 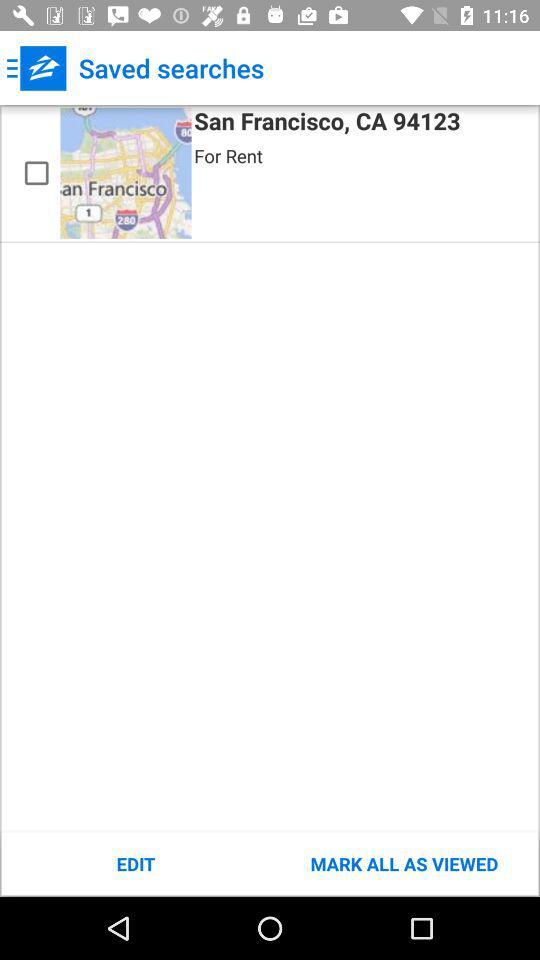 What do you see at coordinates (135, 863) in the screenshot?
I see `the icon to the left of mark all as` at bounding box center [135, 863].